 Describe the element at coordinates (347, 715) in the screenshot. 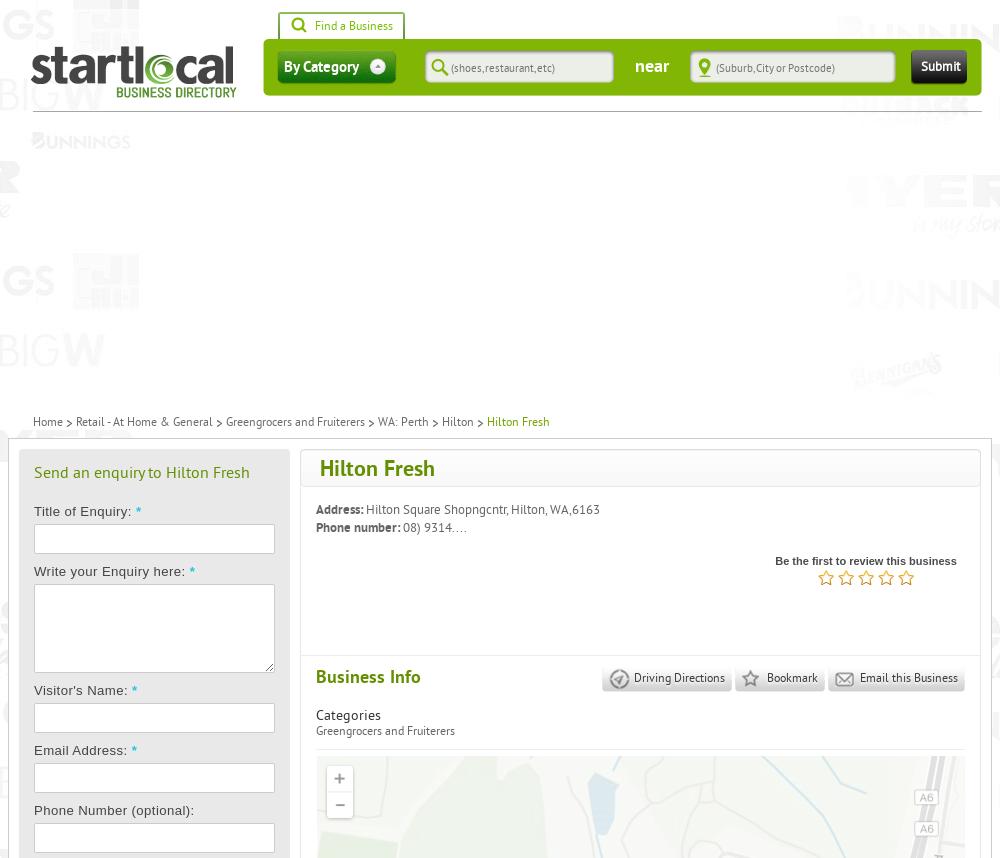

I see `'Categories'` at that location.